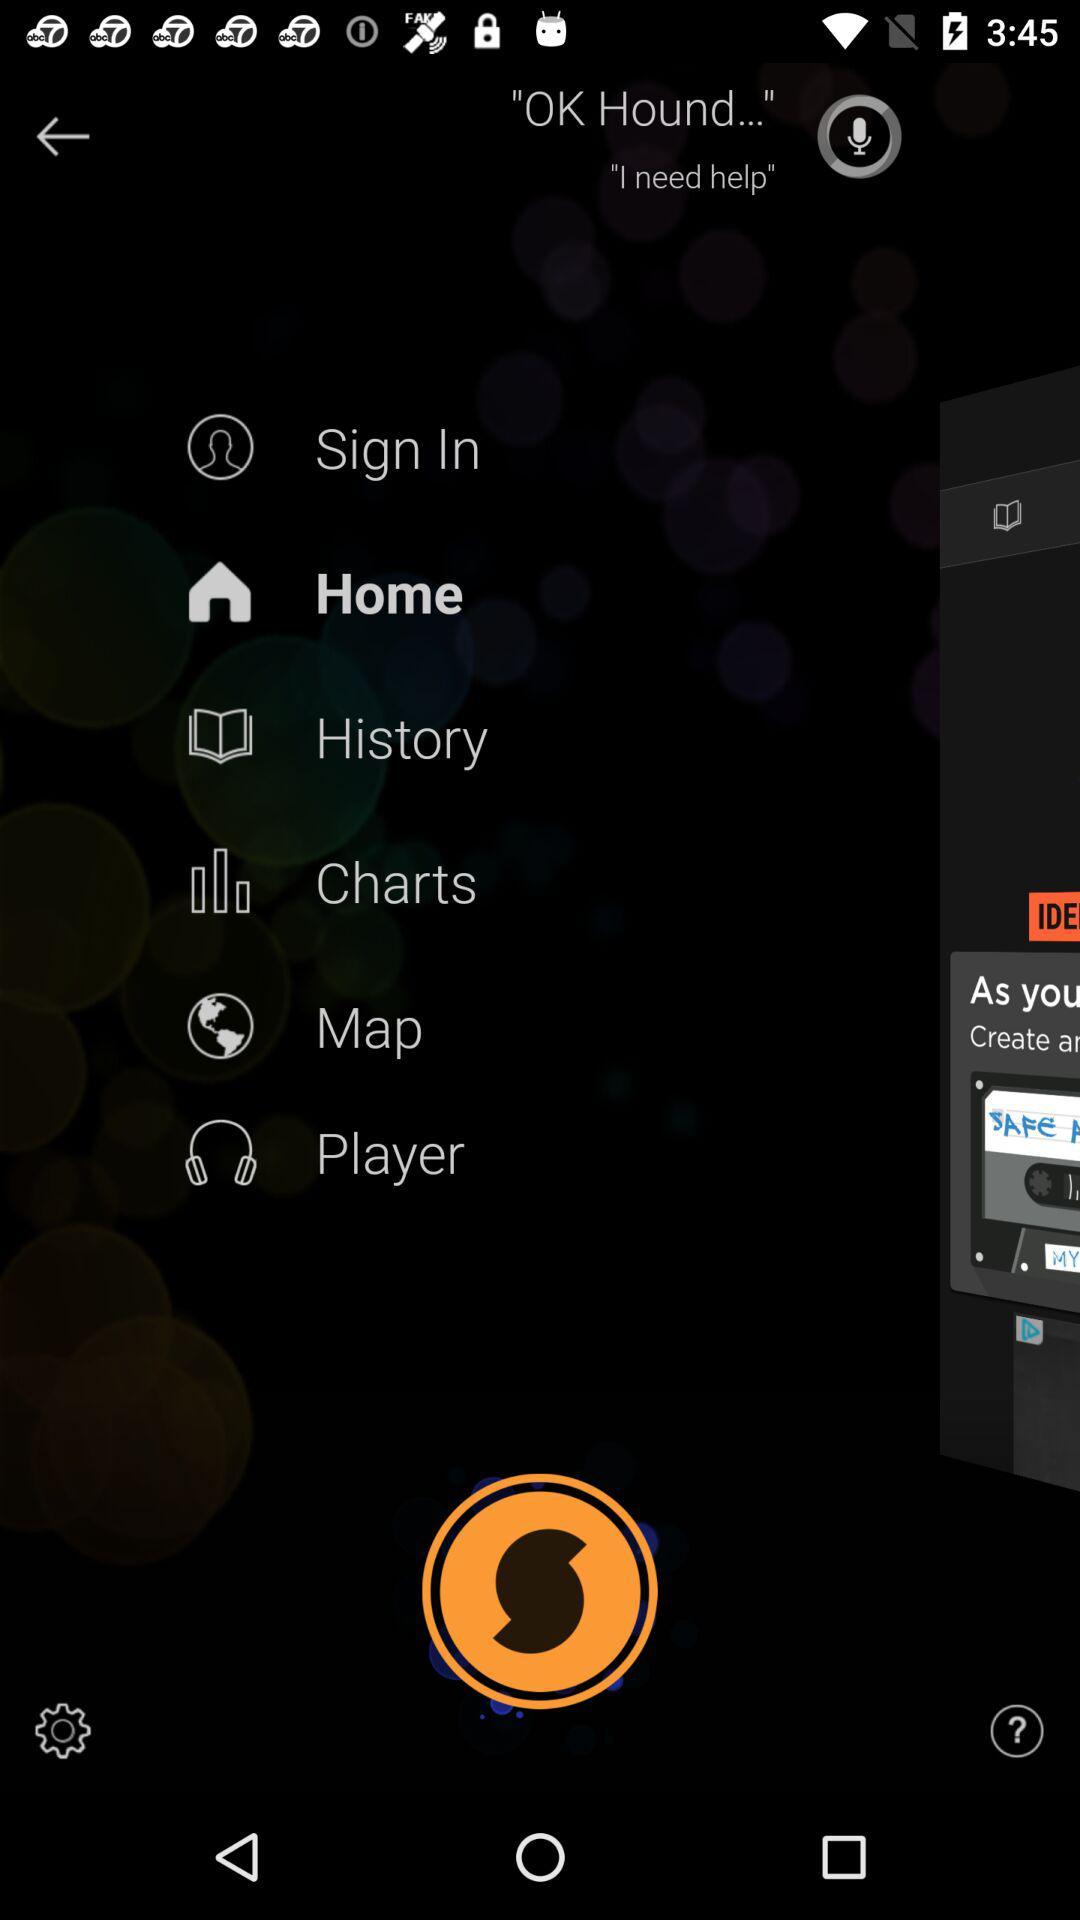 The height and width of the screenshot is (1920, 1080). What do you see at coordinates (858, 135) in the screenshot?
I see `press to talk` at bounding box center [858, 135].